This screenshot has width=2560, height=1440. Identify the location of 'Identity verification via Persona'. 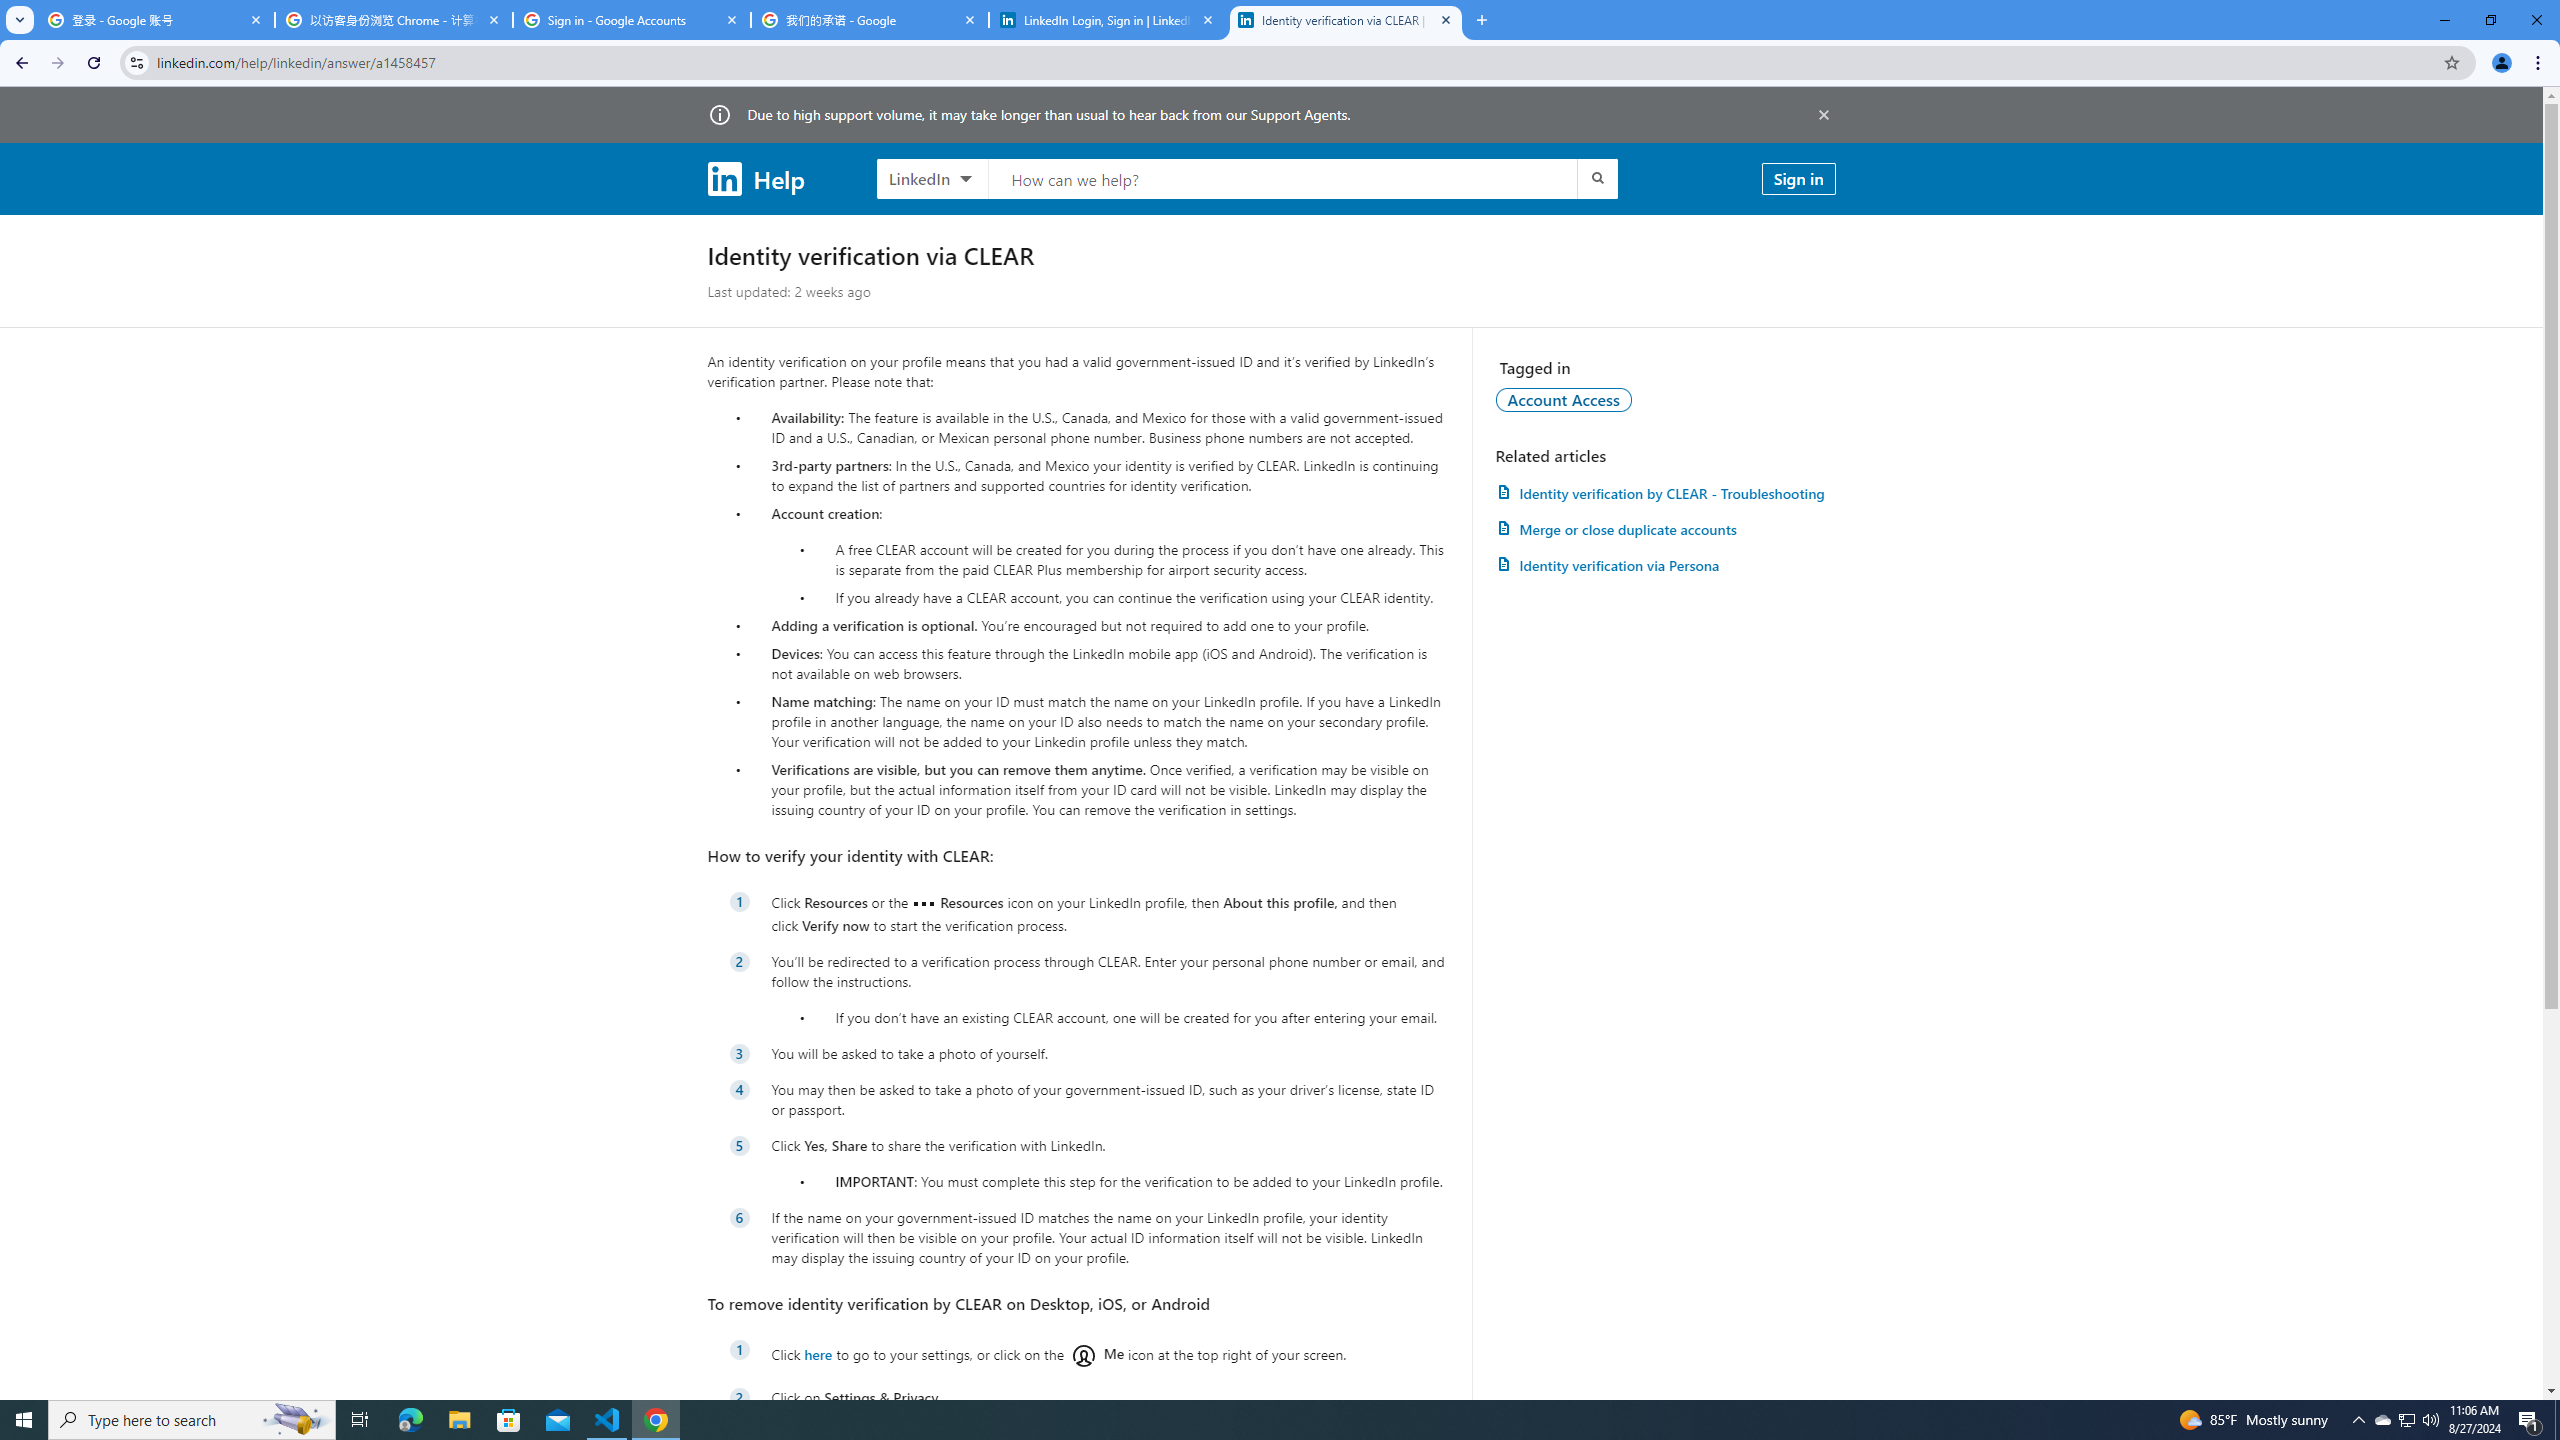
(1664, 564).